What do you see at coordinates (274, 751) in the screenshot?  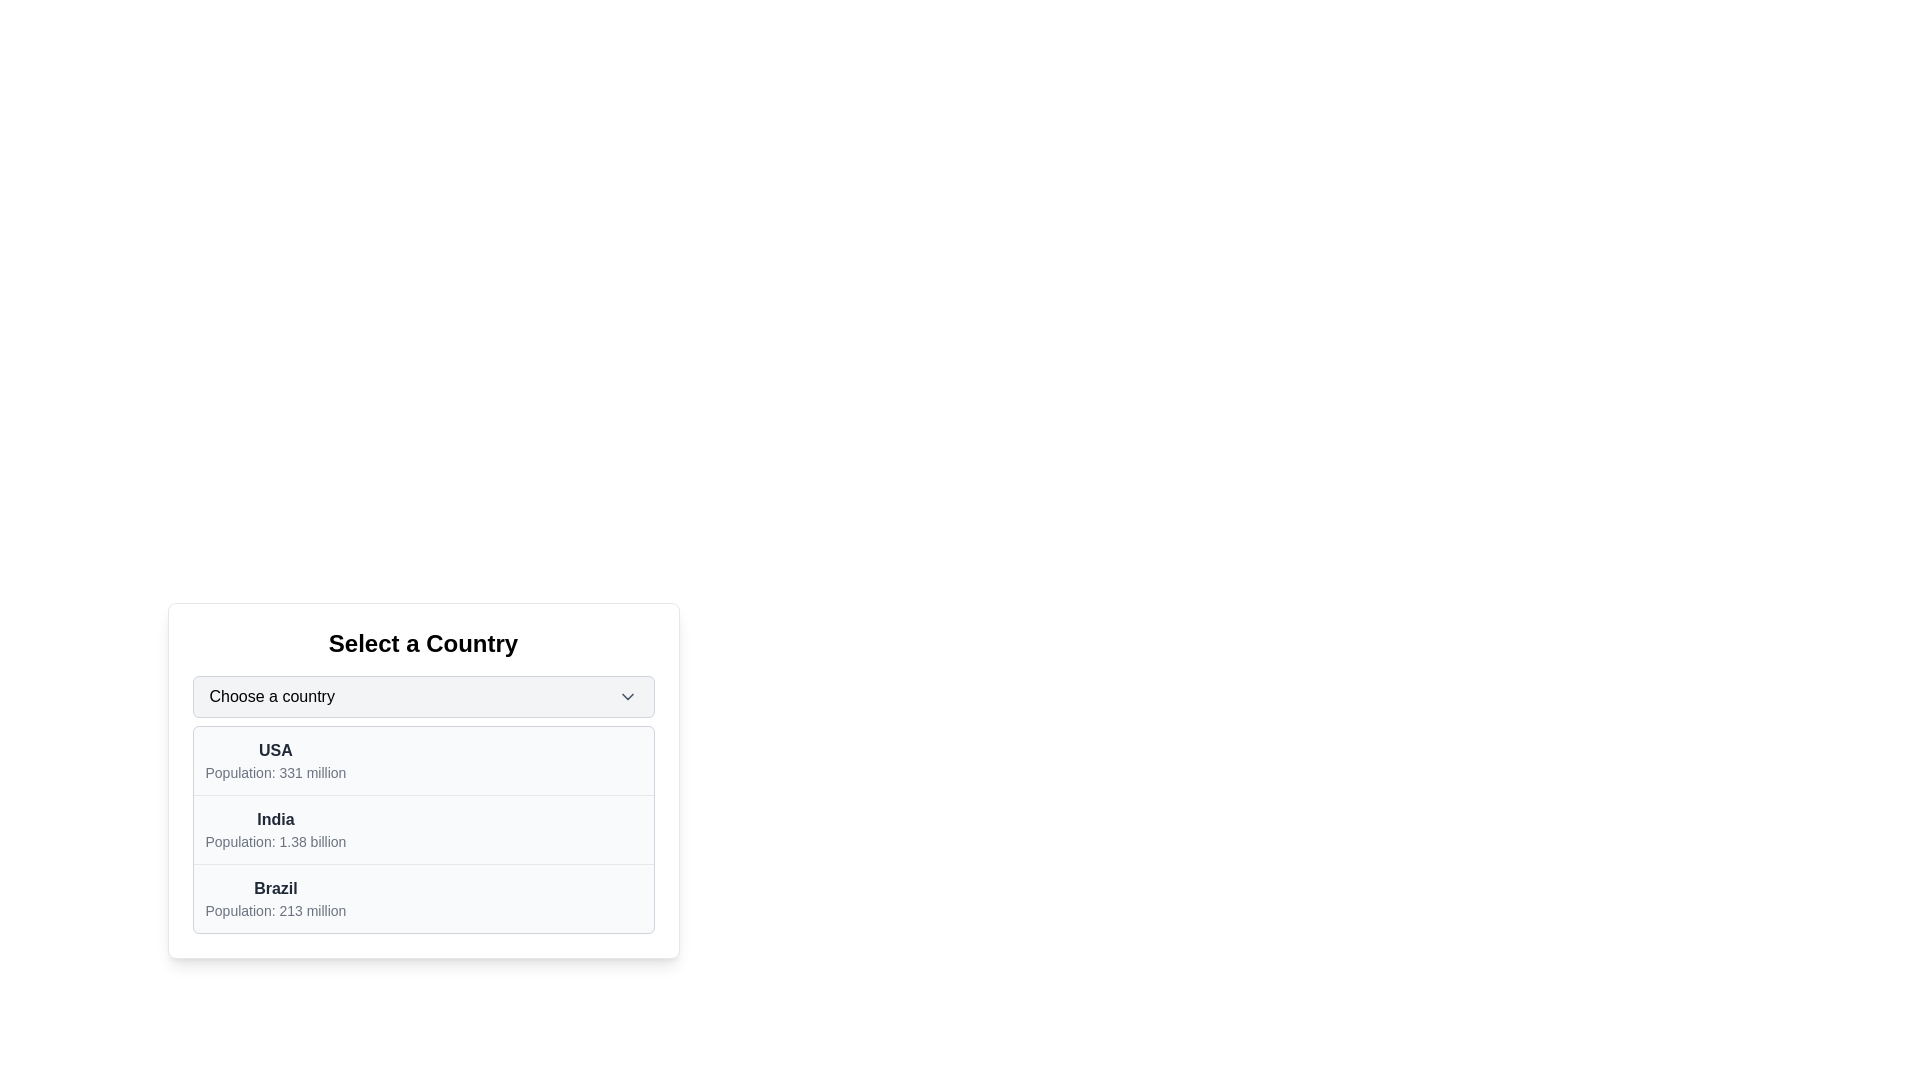 I see `text content of the label displaying 'USA', which is bold and dark gray, located above the population details in the dropdown menu for country selection` at bounding box center [274, 751].